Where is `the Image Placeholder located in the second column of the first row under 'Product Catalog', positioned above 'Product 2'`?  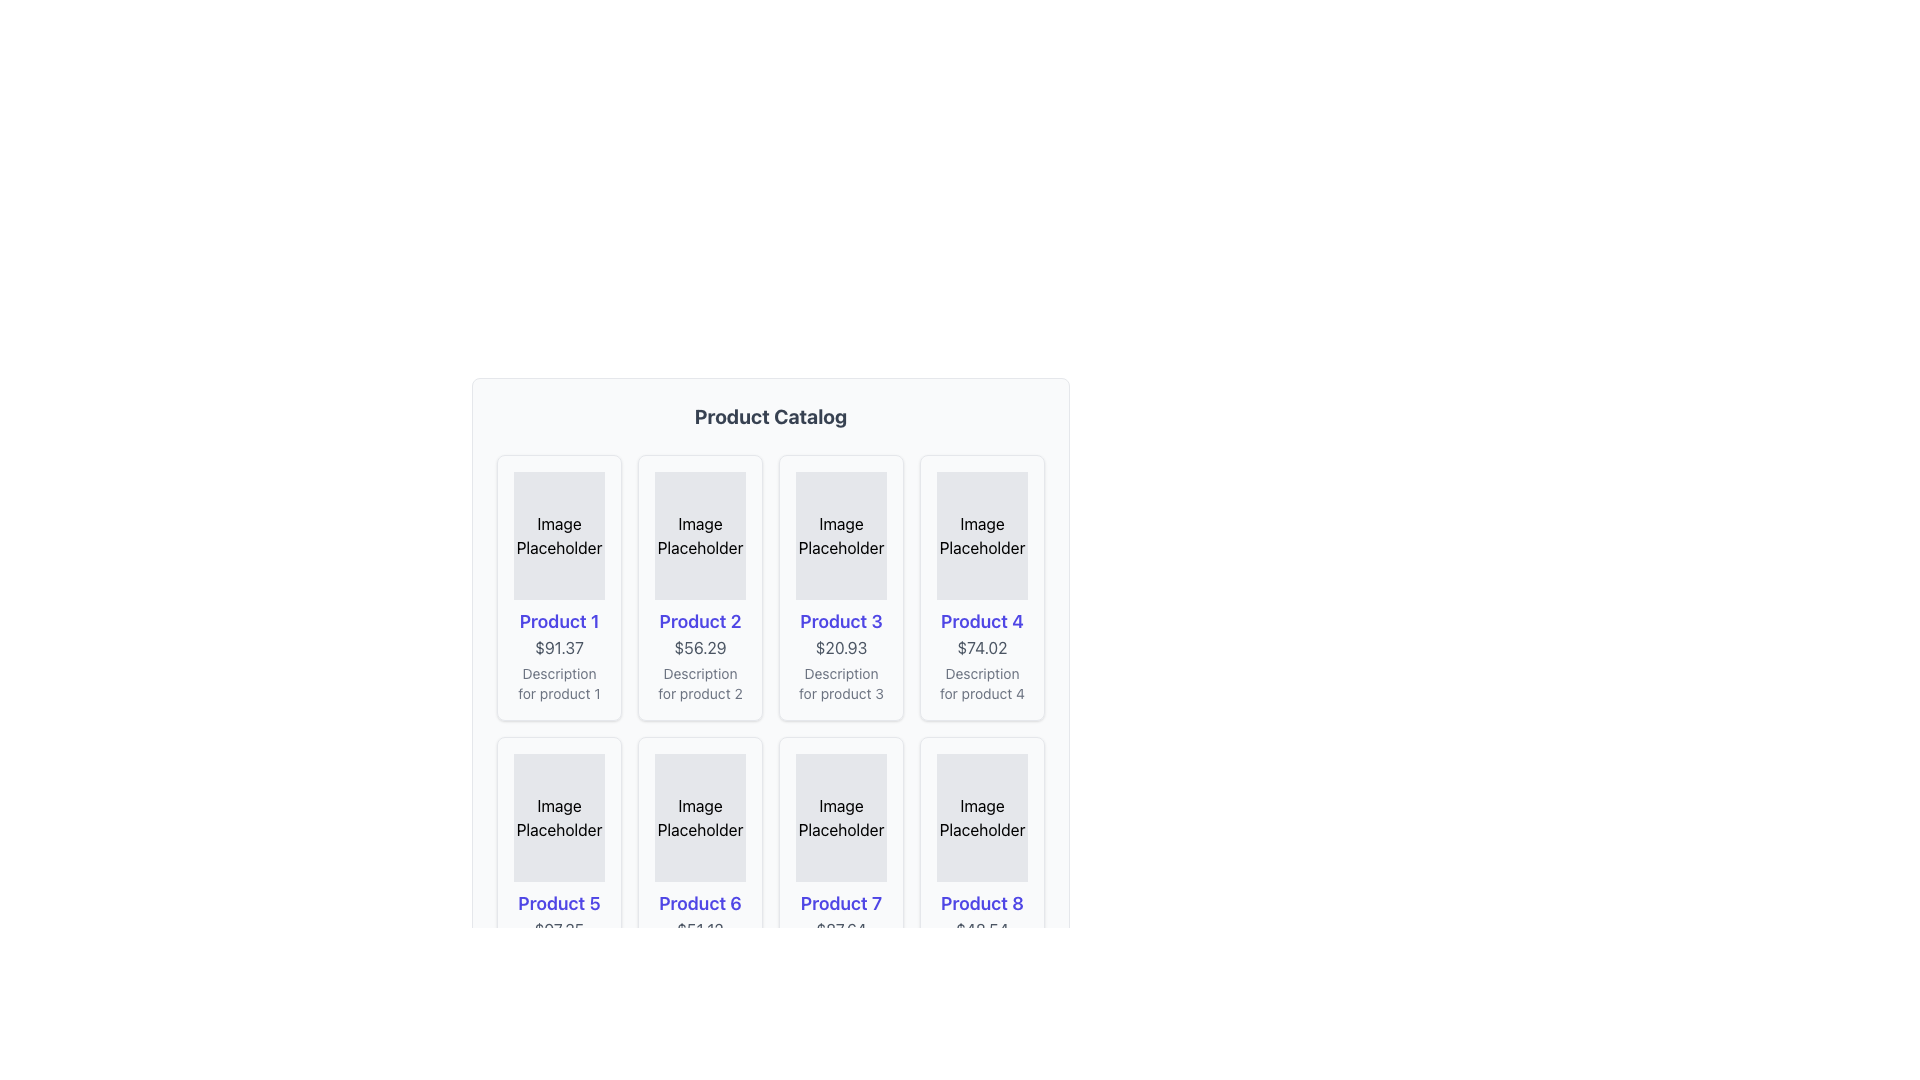 the Image Placeholder located in the second column of the first row under 'Product Catalog', positioned above 'Product 2' is located at coordinates (700, 535).